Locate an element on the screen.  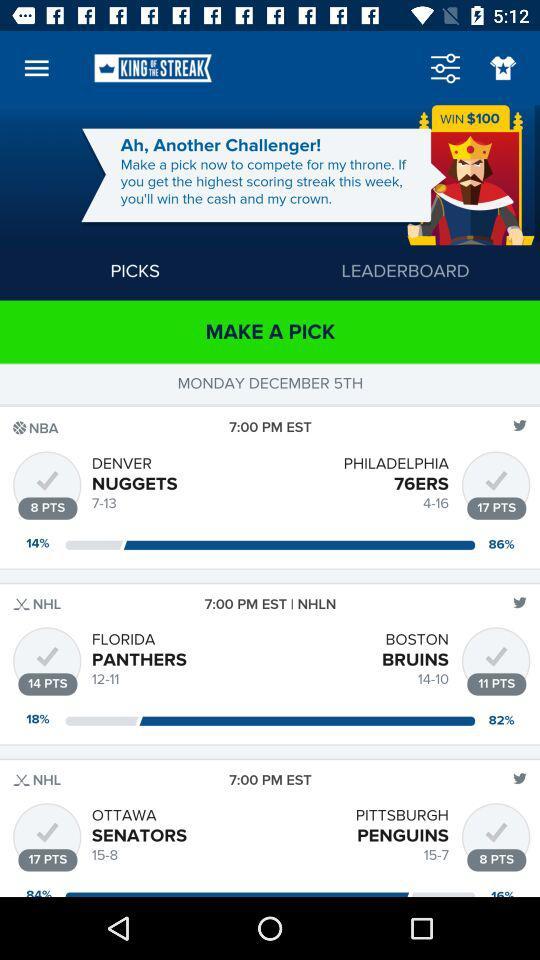
favorite is located at coordinates (502, 68).